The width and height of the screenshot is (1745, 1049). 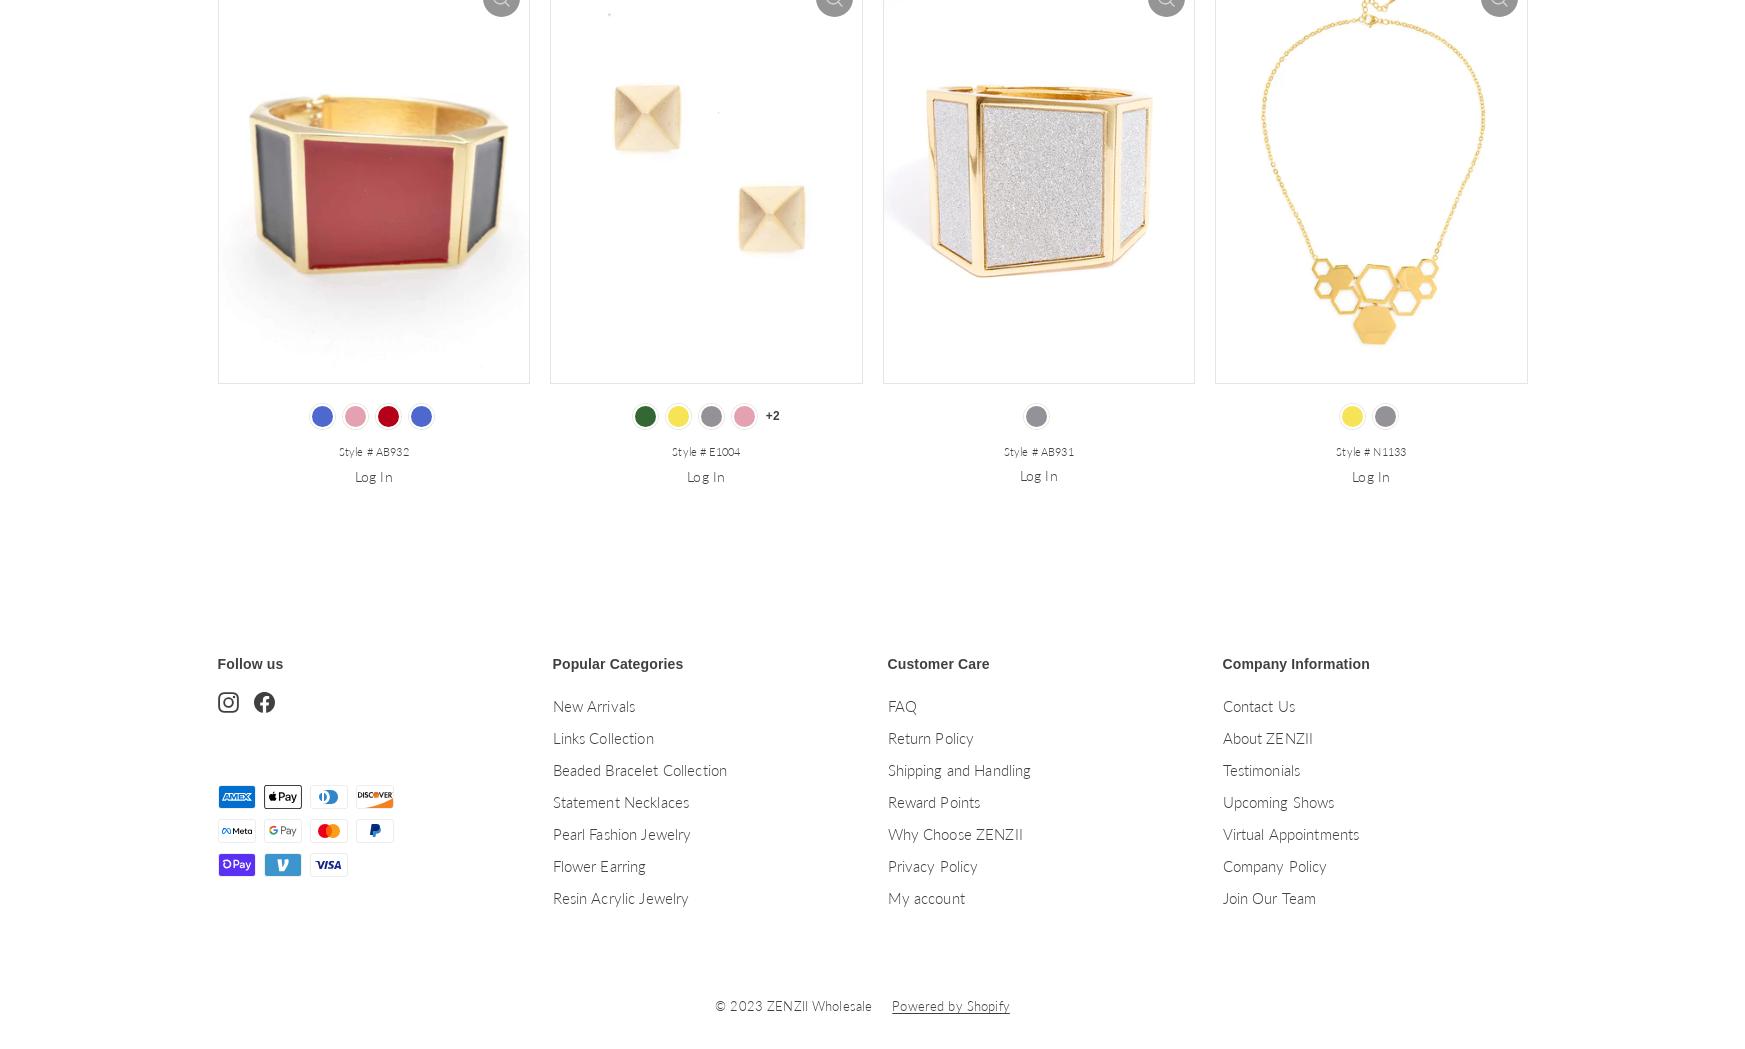 I want to click on 'Beaded Bracelet Collection', so click(x=638, y=769).